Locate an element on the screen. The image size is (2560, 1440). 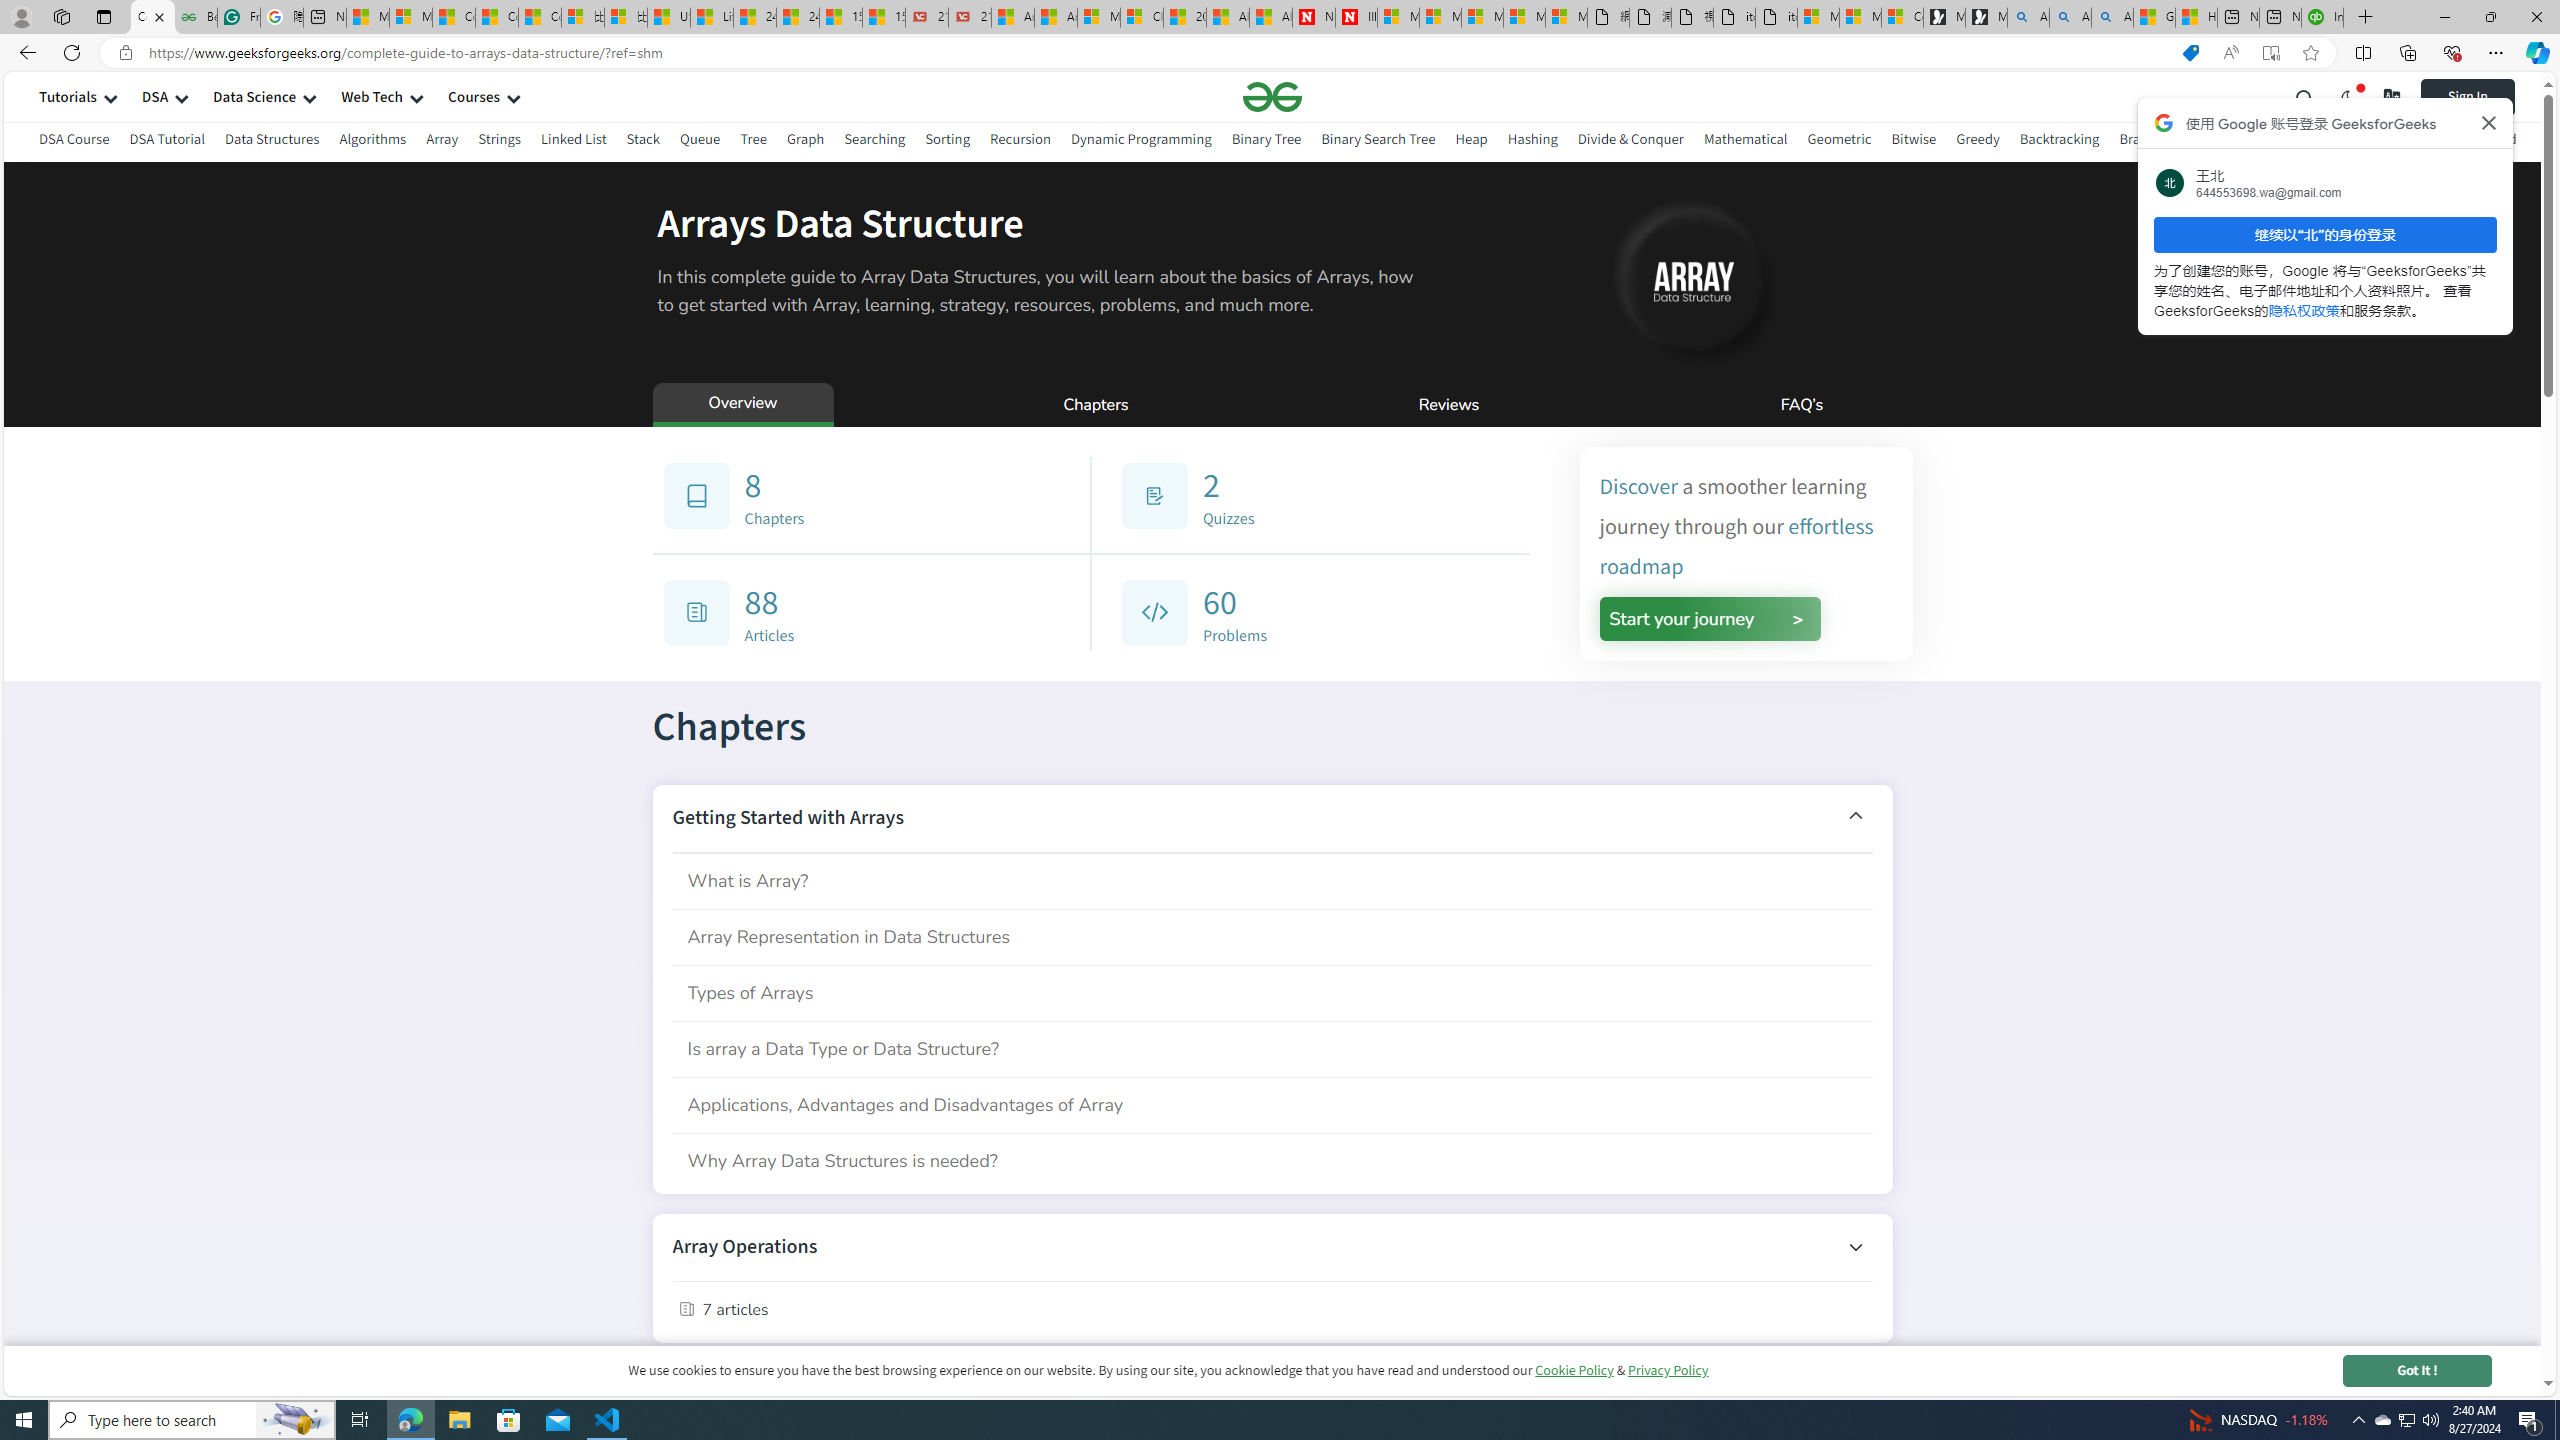
'Alabama high school quarterback dies - Search' is located at coordinates (2027, 16).